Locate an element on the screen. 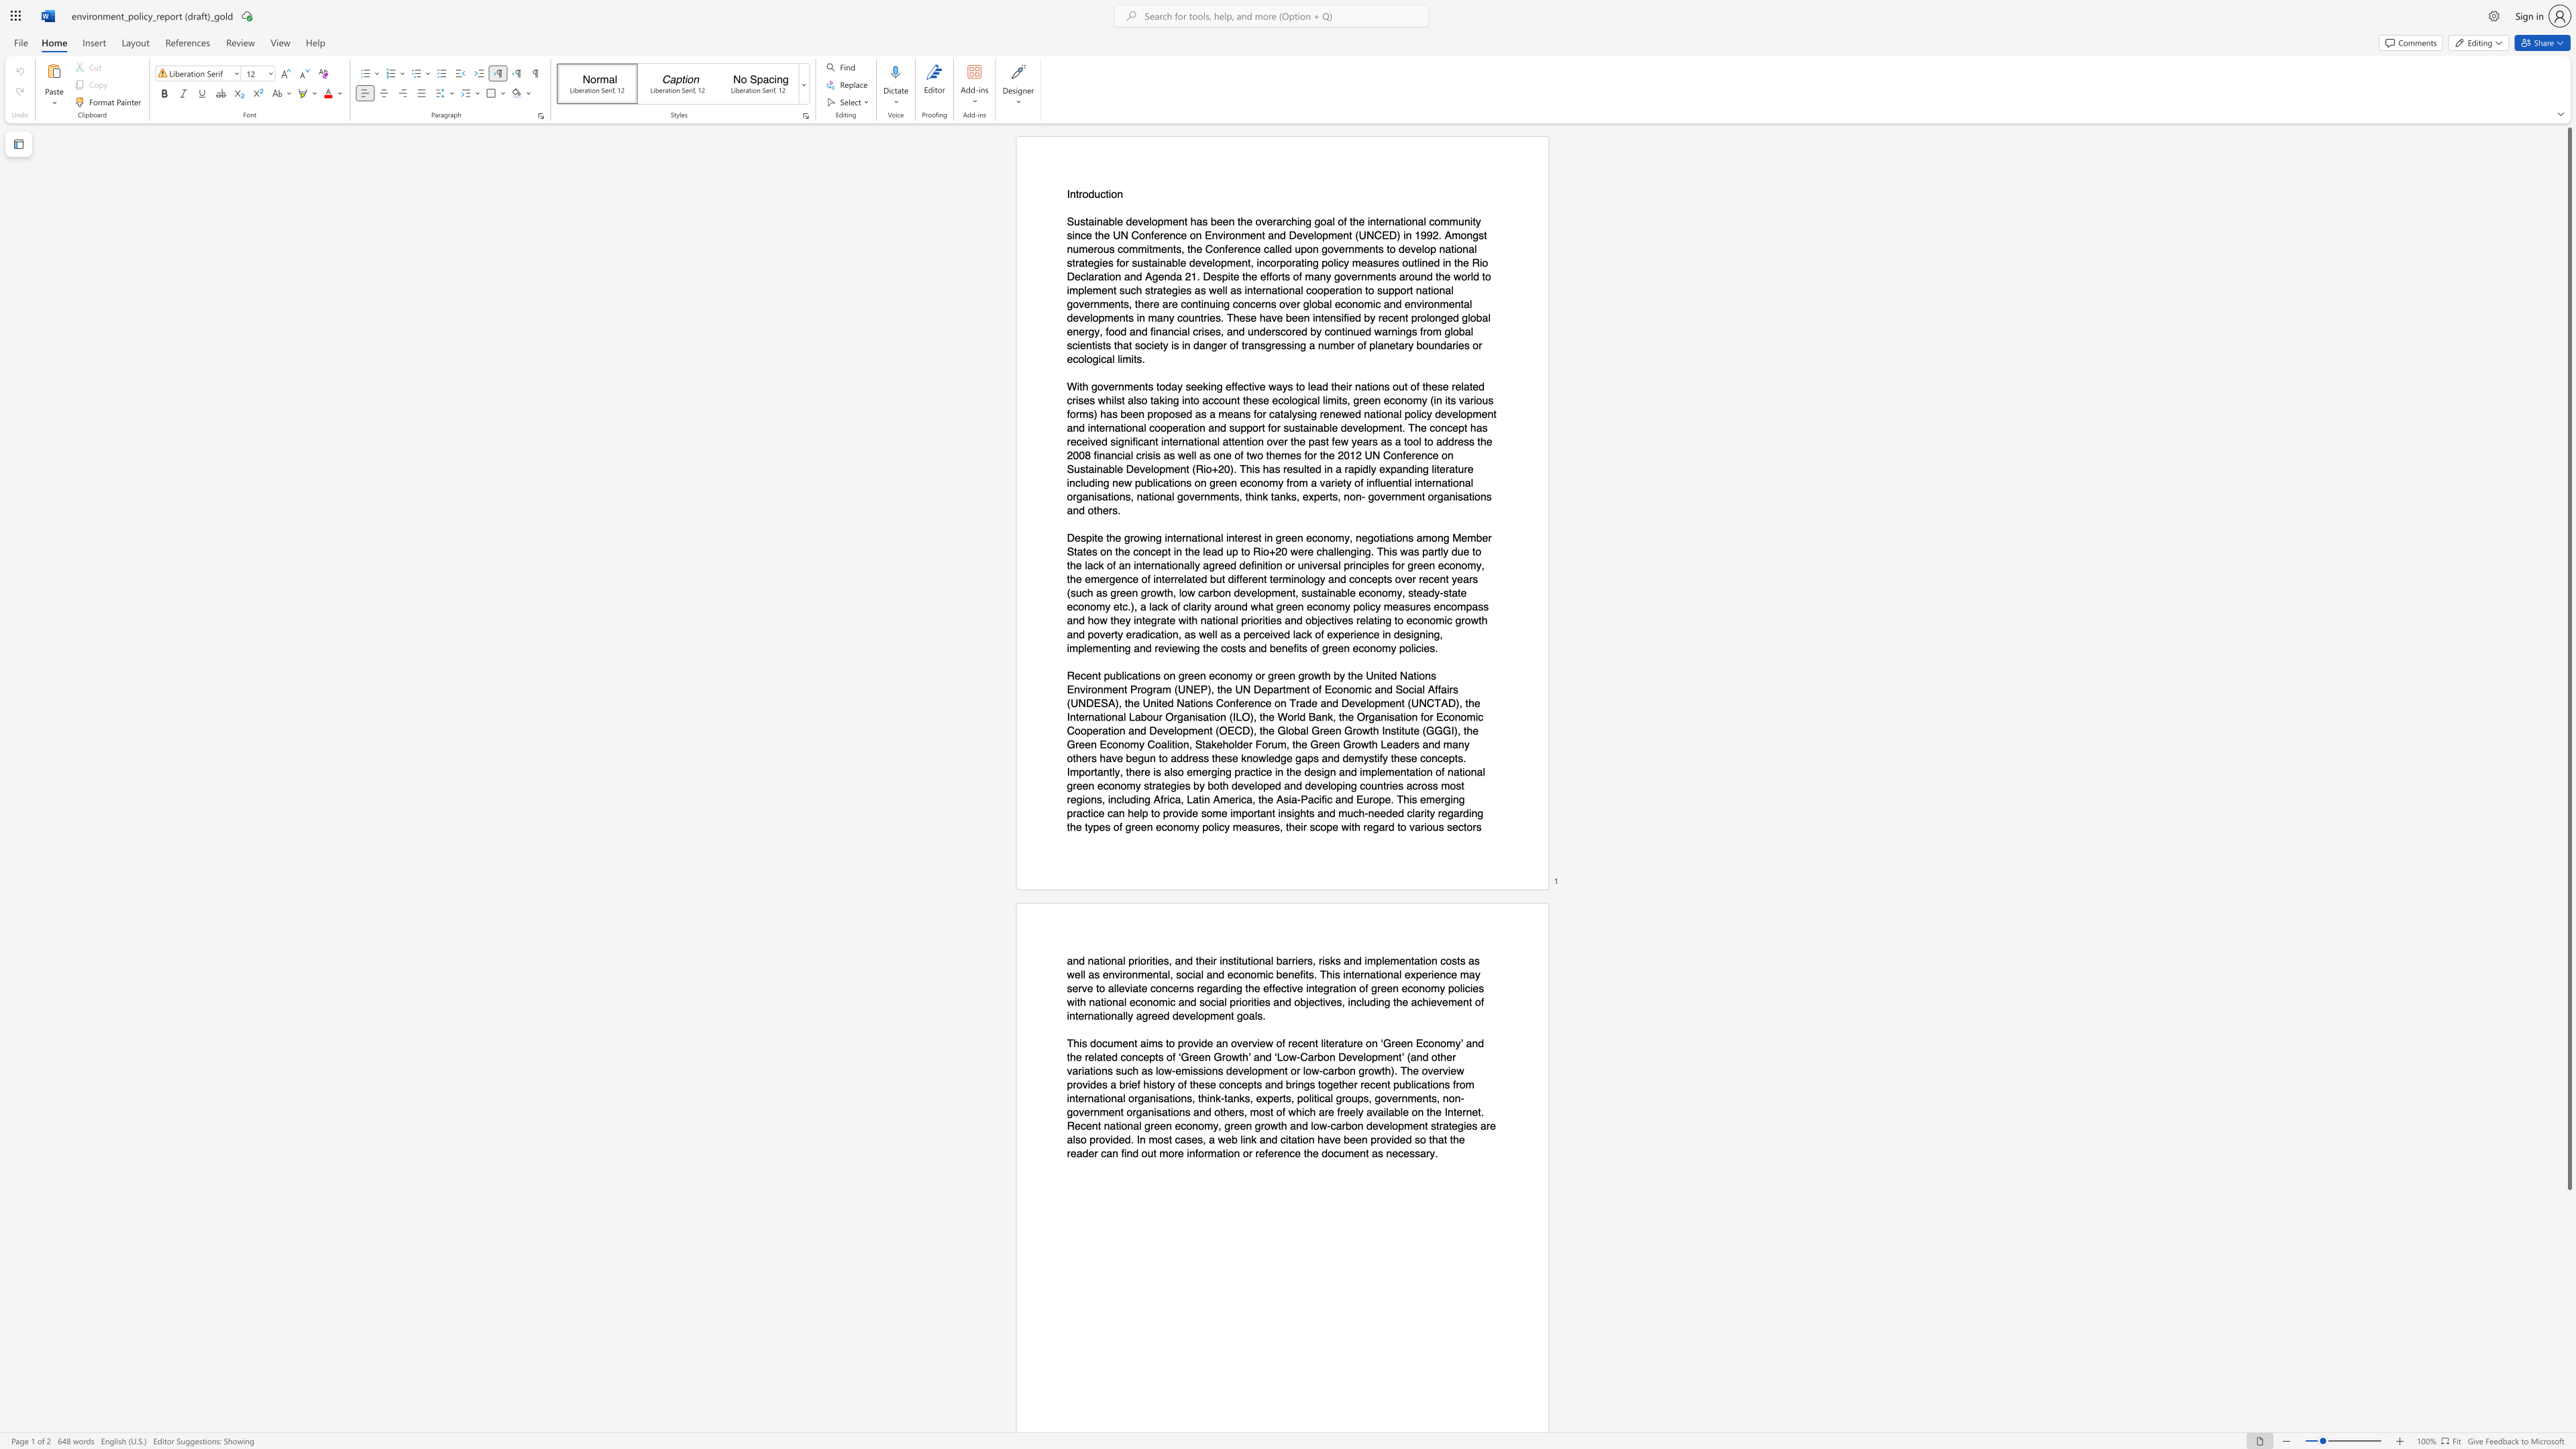 The width and height of the screenshot is (2576, 1449). the vertical scrollbar to lower the page content is located at coordinates (2568, 1421).